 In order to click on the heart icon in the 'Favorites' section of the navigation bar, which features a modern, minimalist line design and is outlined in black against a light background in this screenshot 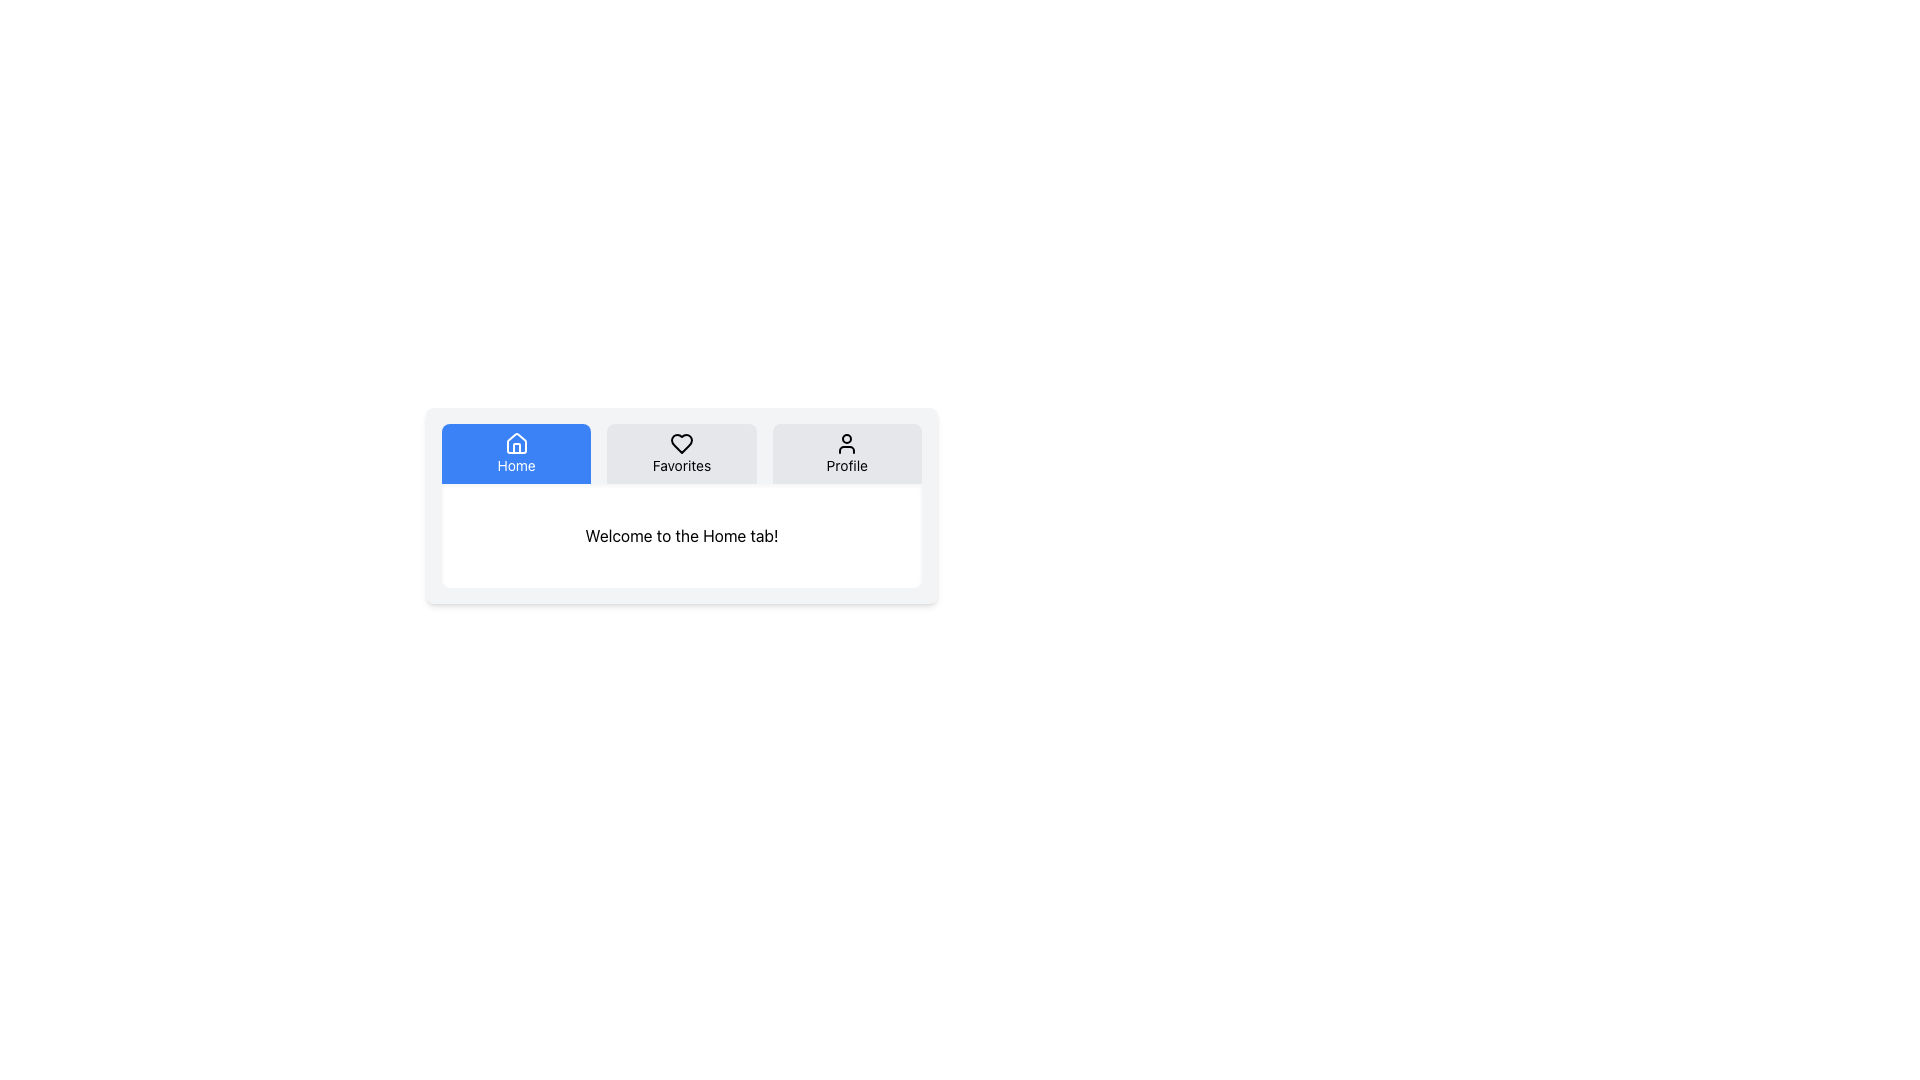, I will do `click(681, 442)`.